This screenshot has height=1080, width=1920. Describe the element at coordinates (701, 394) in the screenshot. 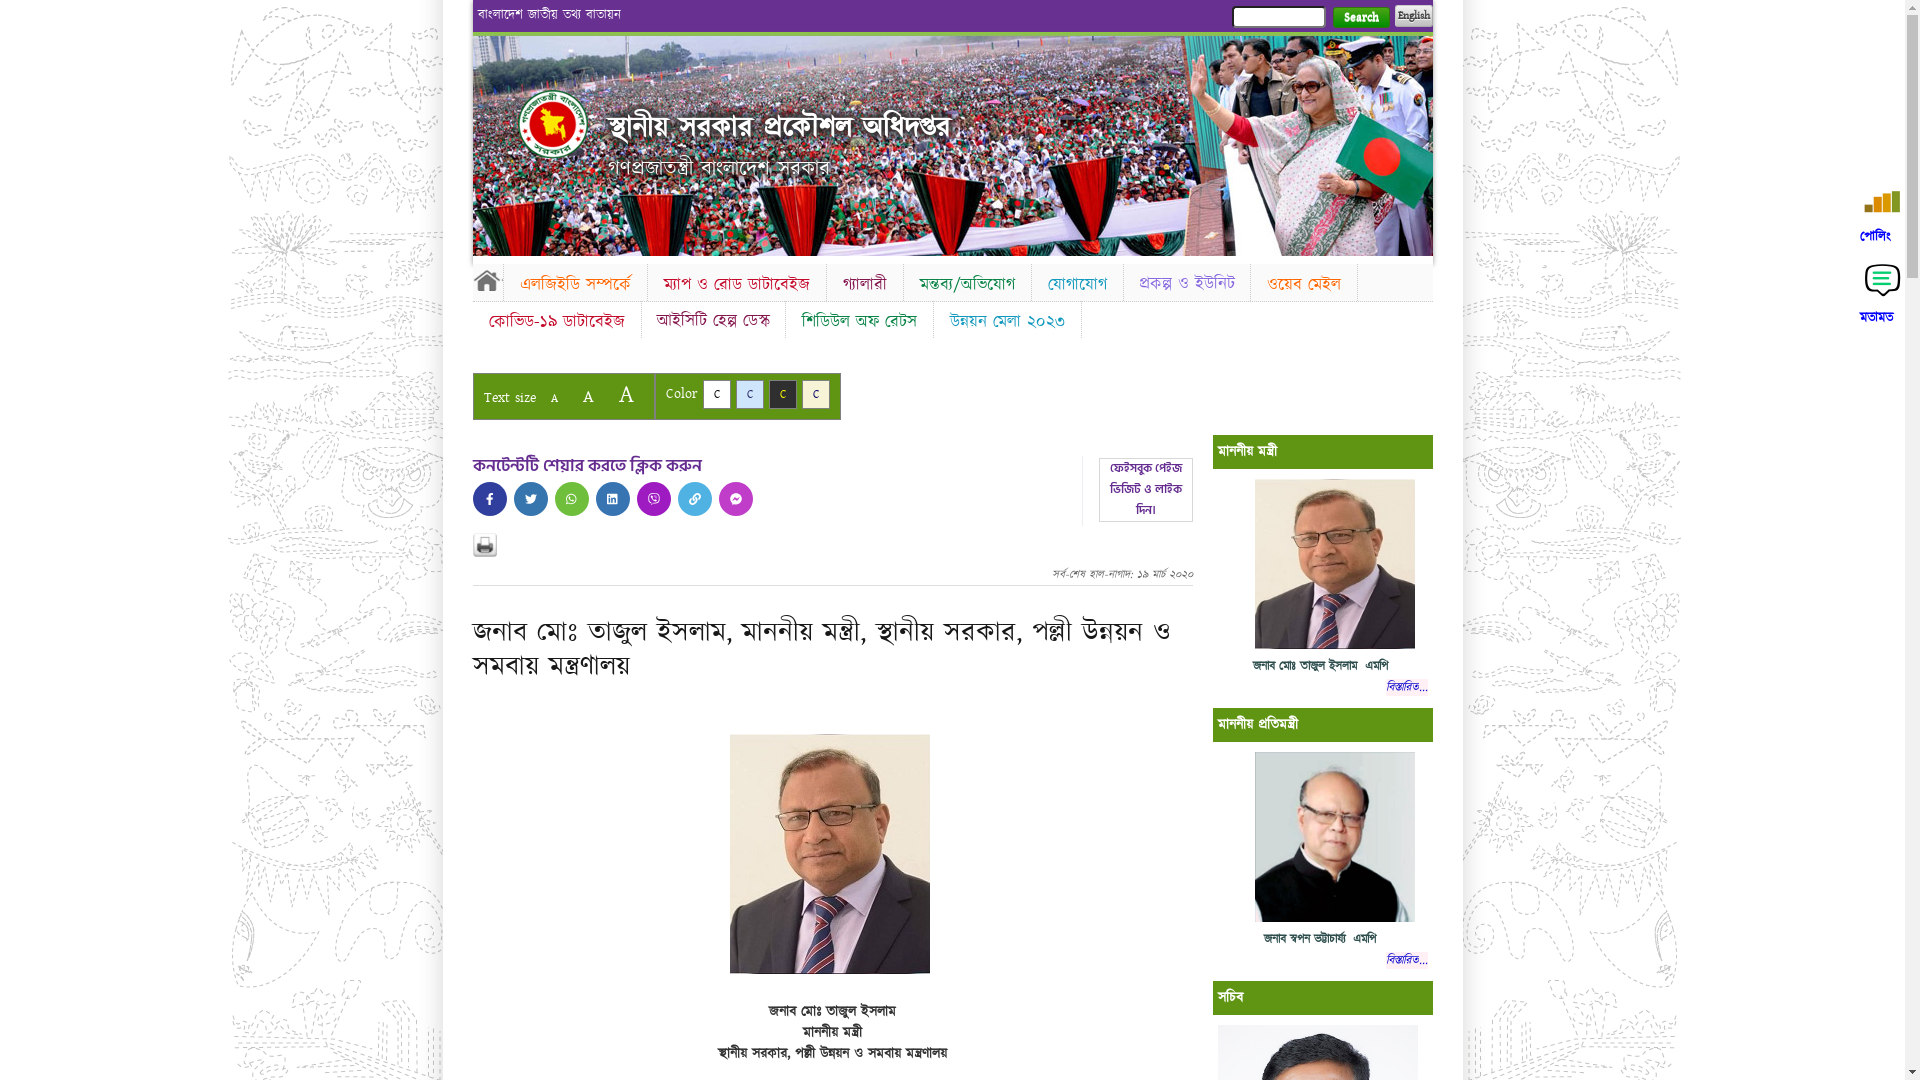

I see `'C'` at that location.